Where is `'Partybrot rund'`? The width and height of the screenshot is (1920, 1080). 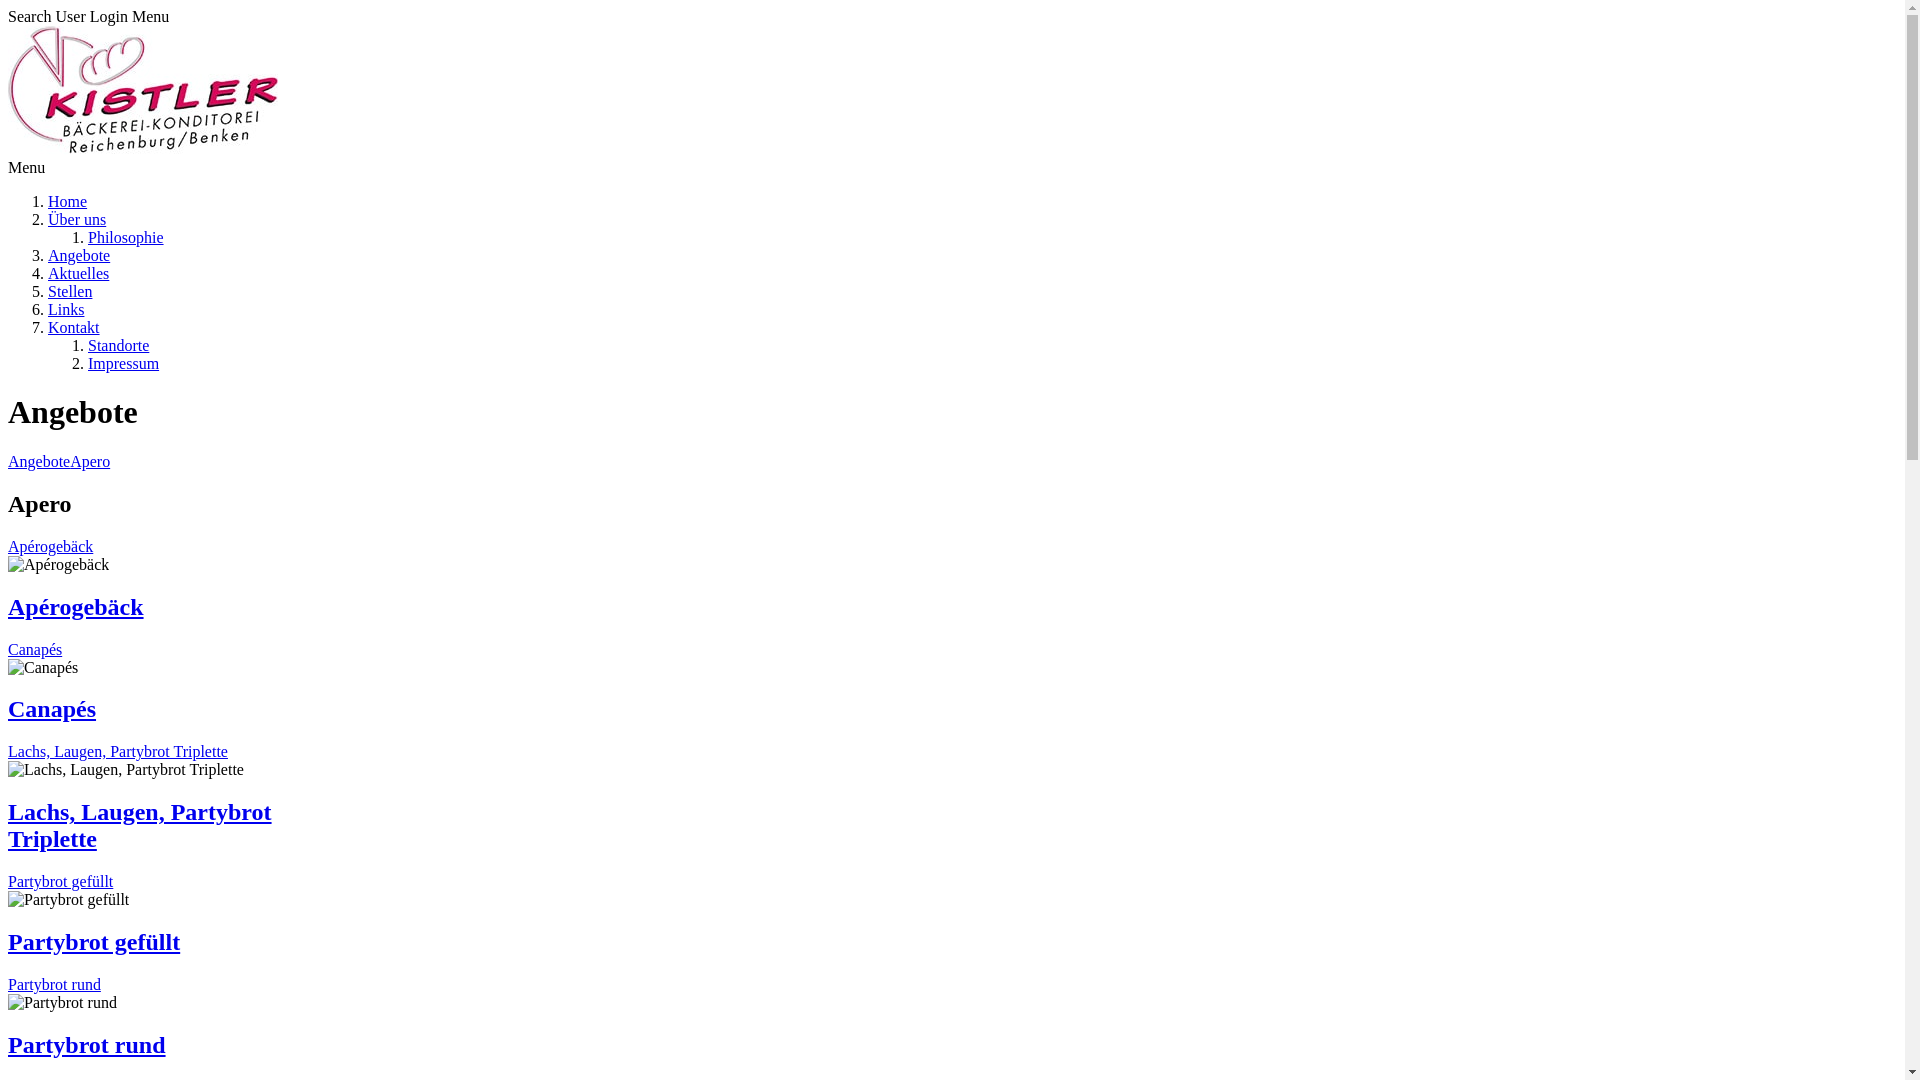 'Partybrot rund' is located at coordinates (8, 983).